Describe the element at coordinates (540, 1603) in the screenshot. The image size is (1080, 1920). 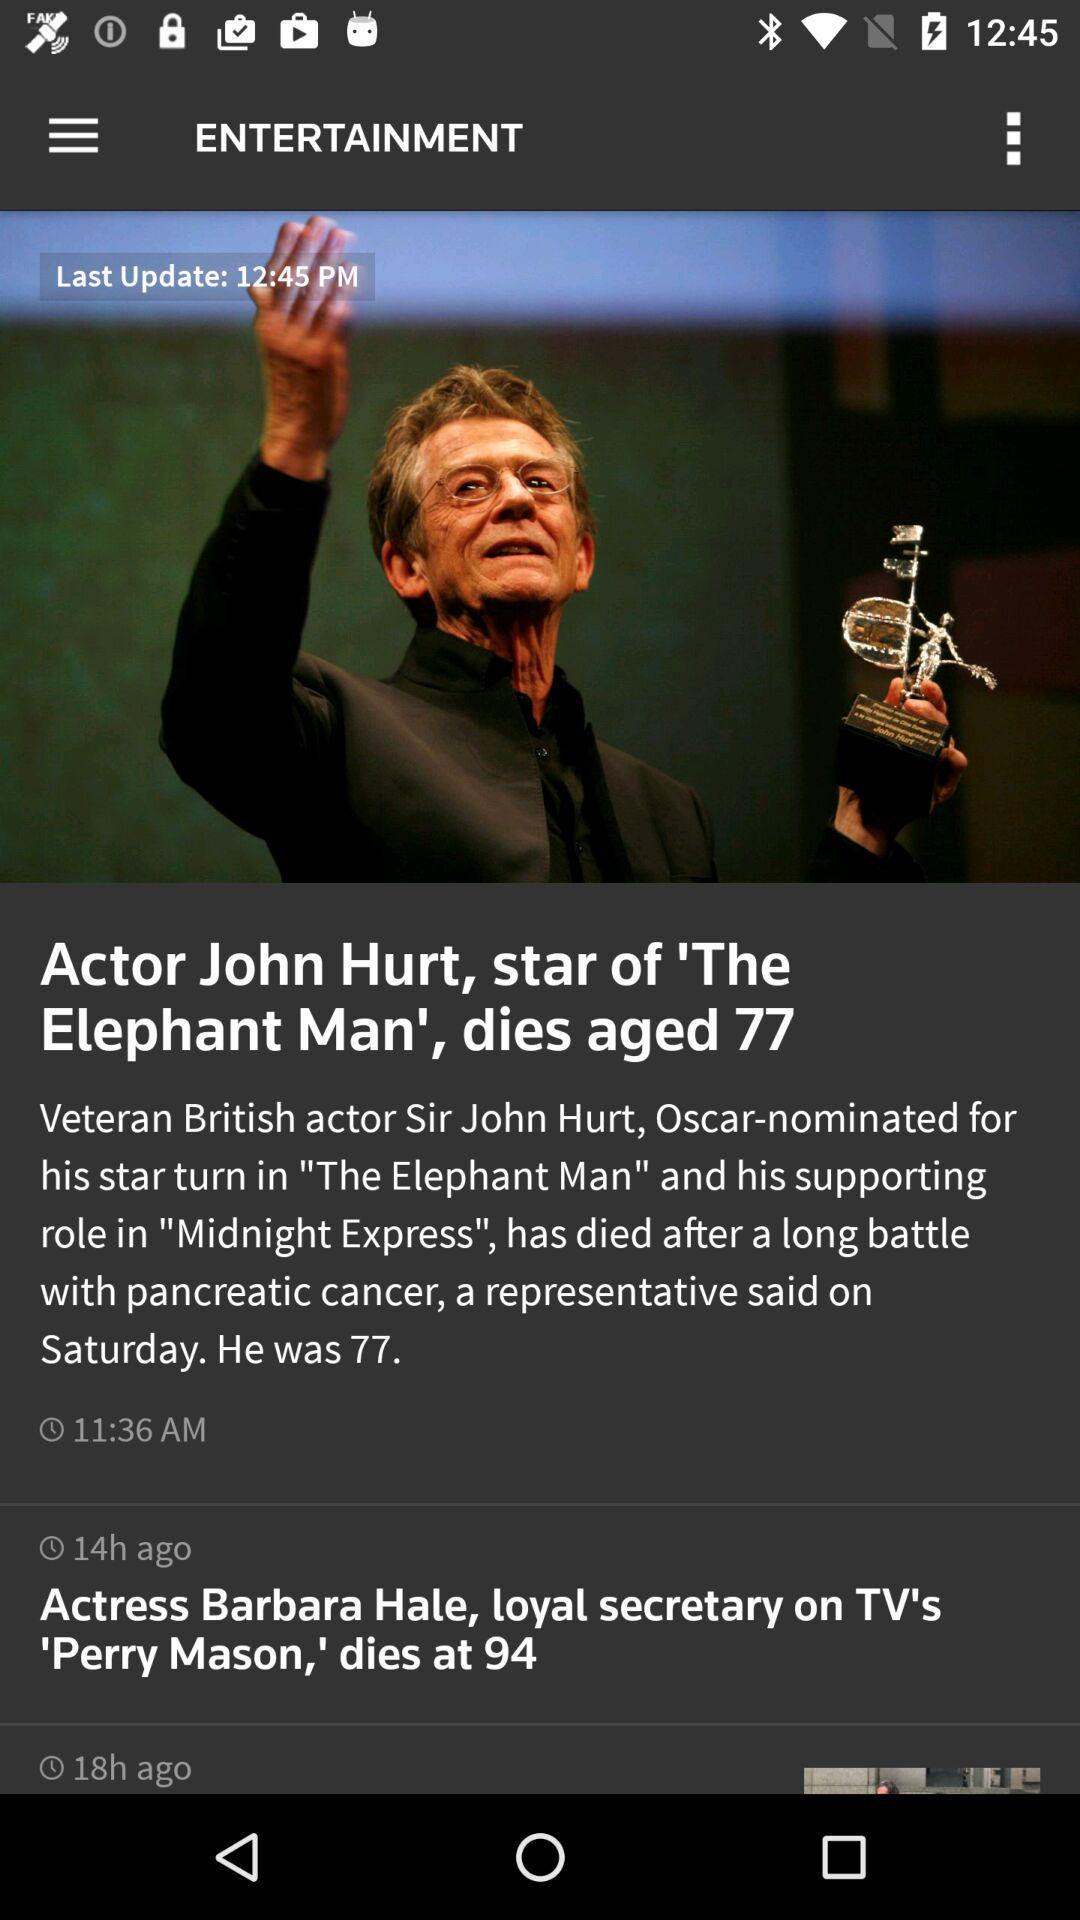
I see `choose a notice` at that location.